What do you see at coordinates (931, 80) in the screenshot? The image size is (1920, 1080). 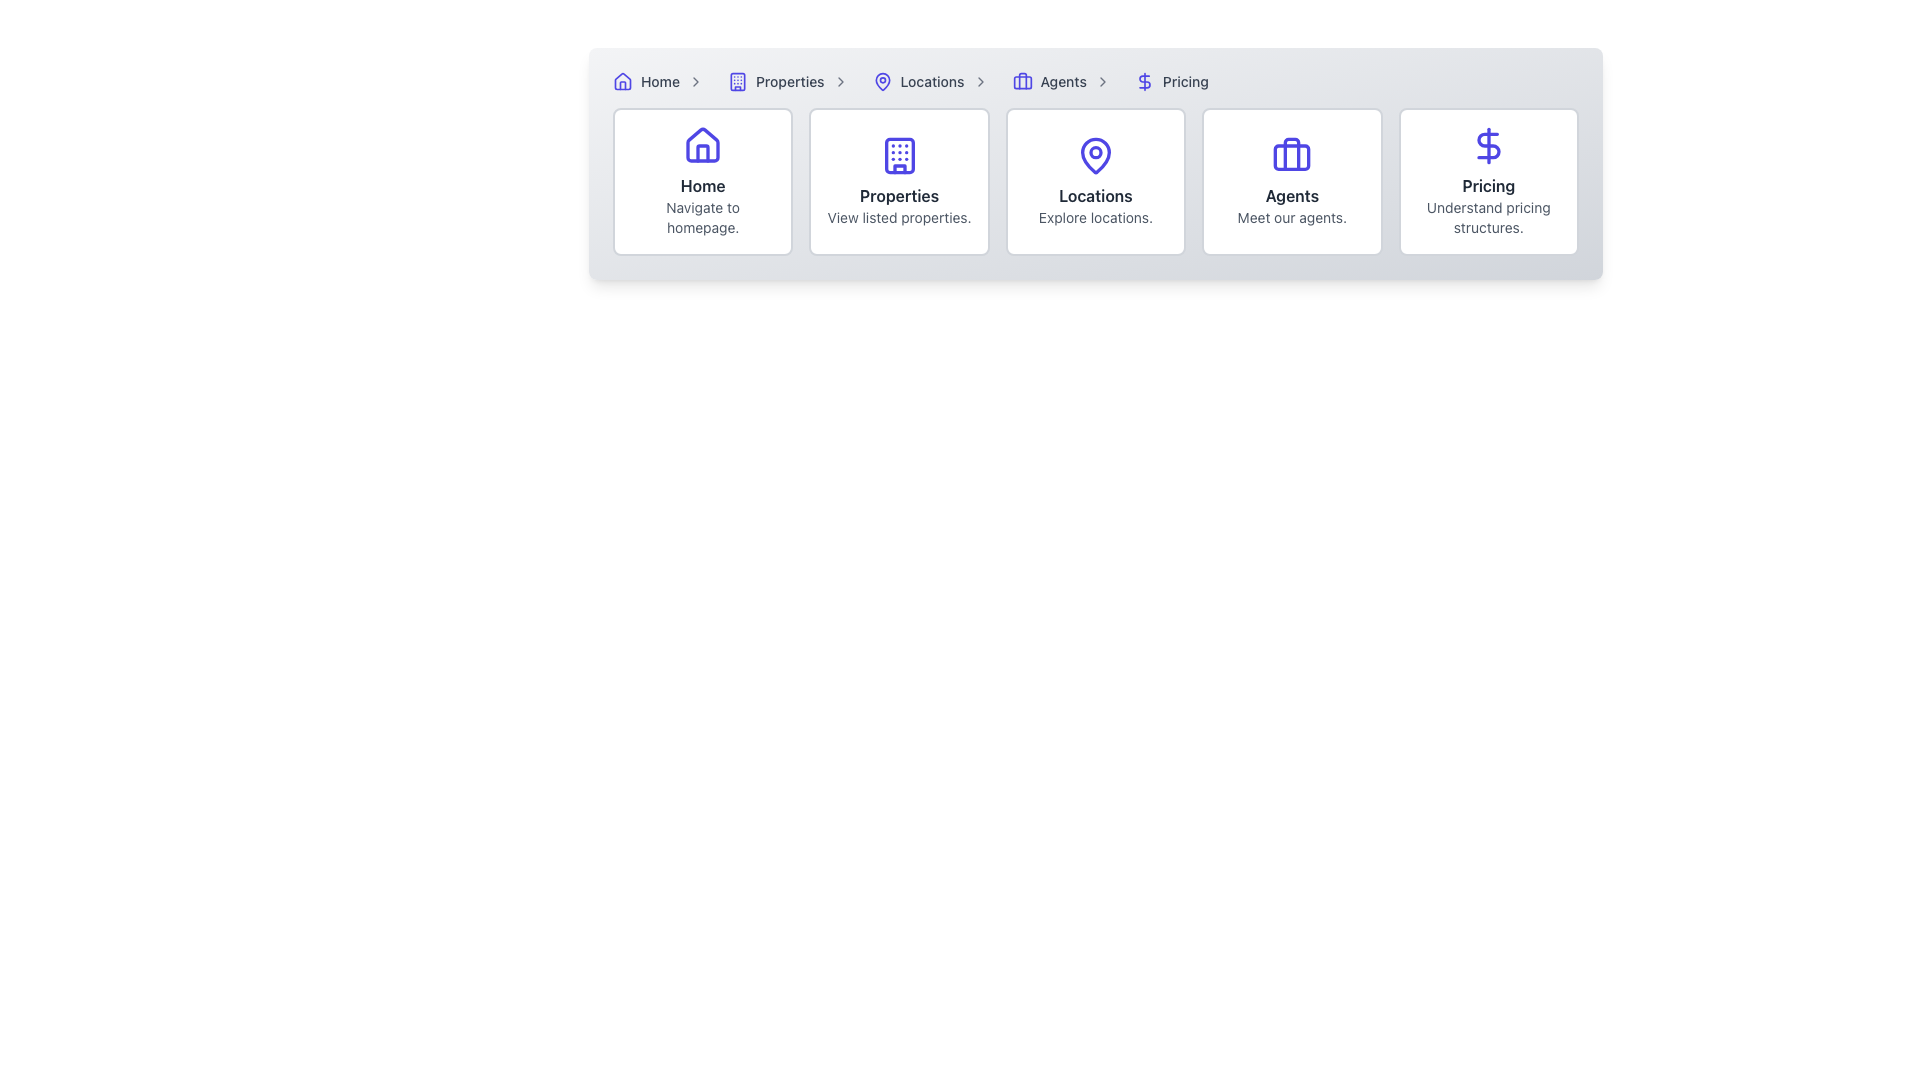 I see `the 'Locations' navigation link in the breadcrumb navigation bar` at bounding box center [931, 80].